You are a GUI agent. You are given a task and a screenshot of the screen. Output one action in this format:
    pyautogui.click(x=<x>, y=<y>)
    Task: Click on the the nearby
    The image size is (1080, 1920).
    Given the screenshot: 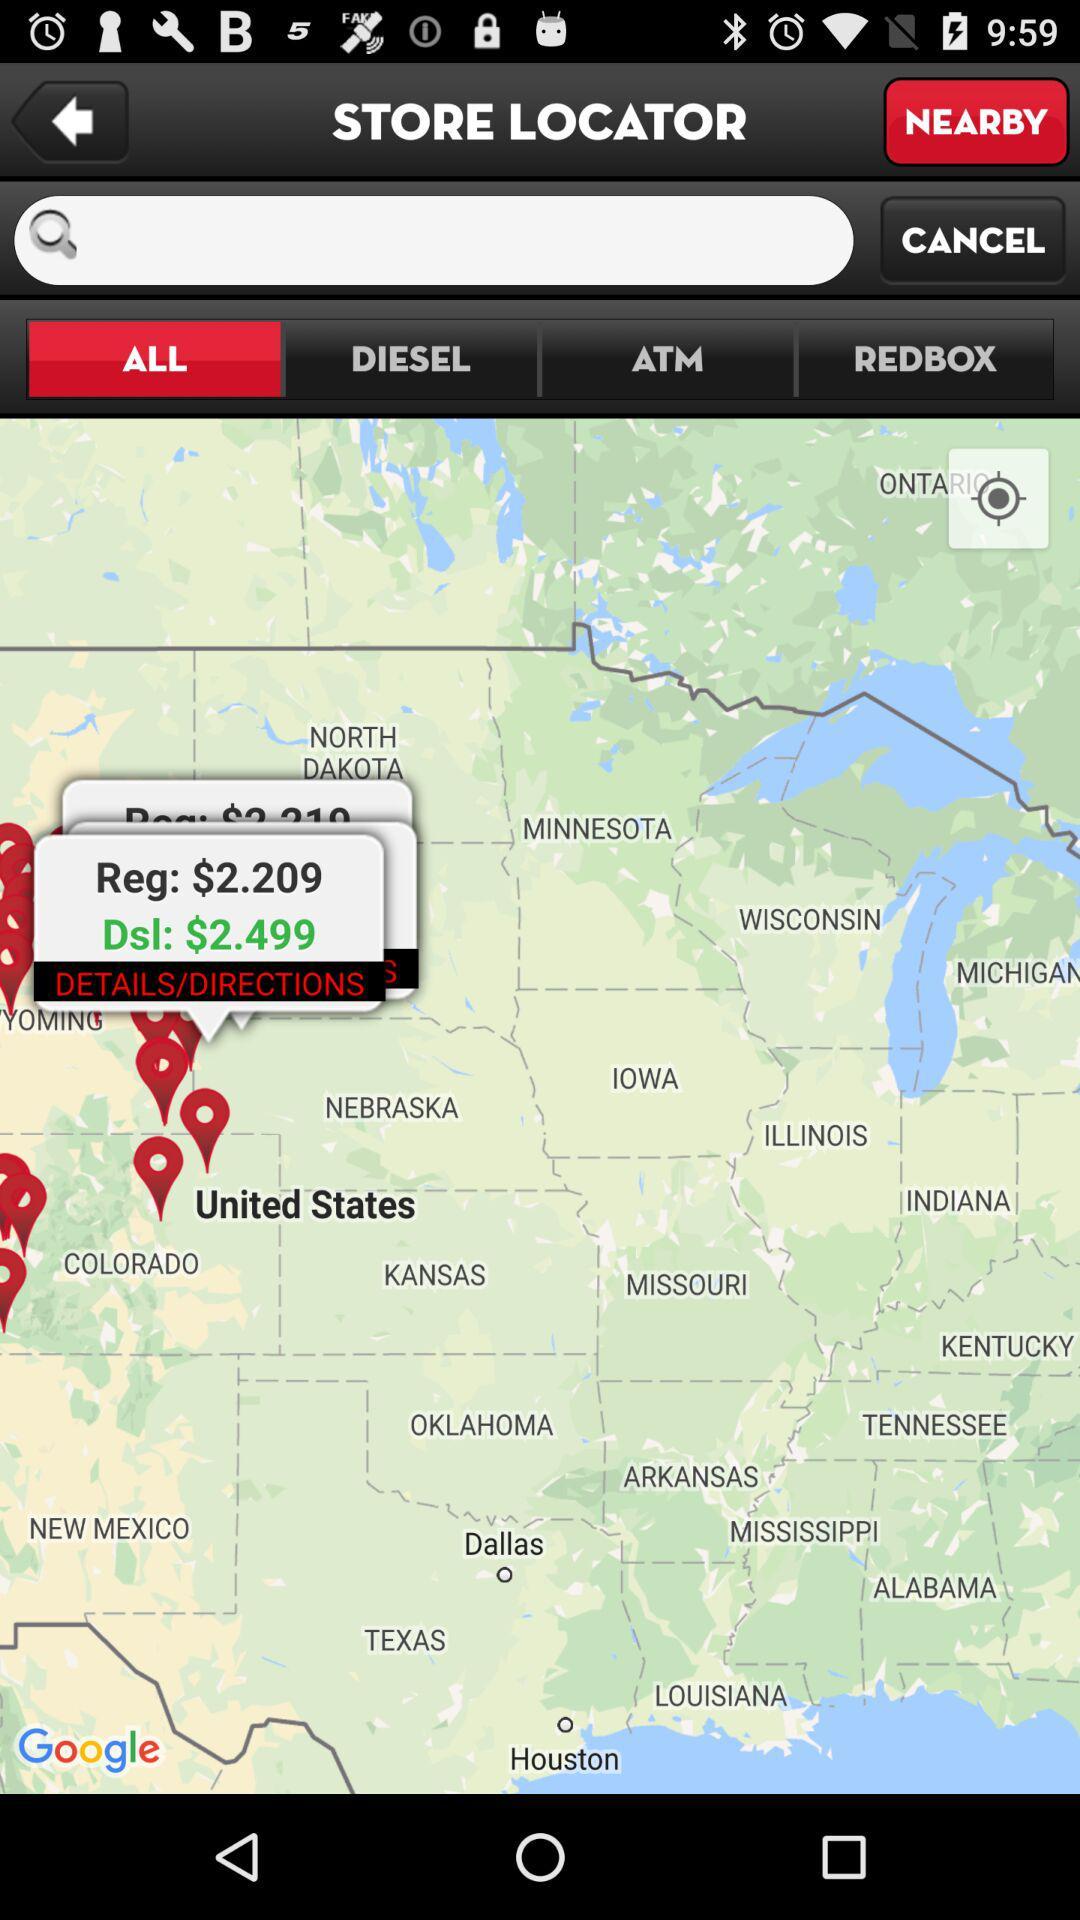 What is the action you would take?
    pyautogui.click(x=975, y=120)
    